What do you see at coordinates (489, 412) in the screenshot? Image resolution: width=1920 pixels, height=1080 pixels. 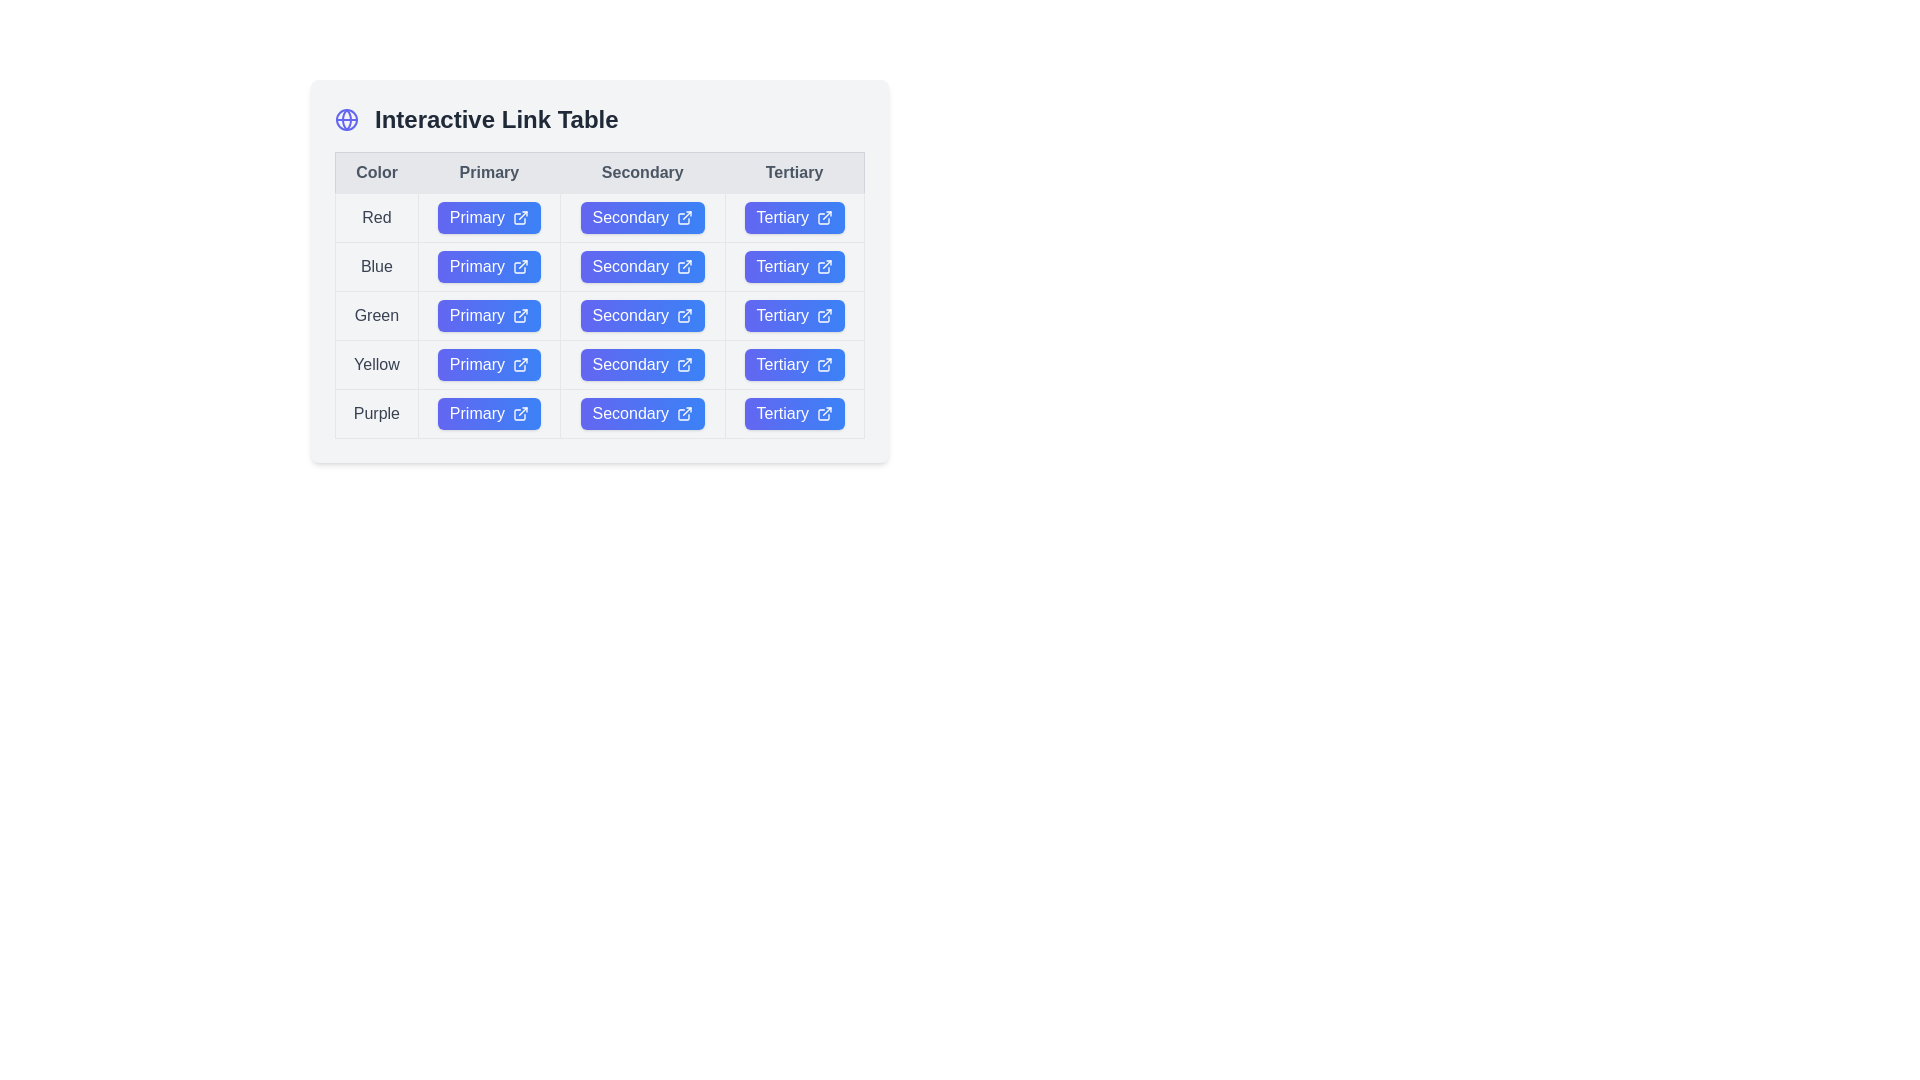 I see `the 'Primary' button with a gradient background transitioning from indigo to blue, located` at bounding box center [489, 412].